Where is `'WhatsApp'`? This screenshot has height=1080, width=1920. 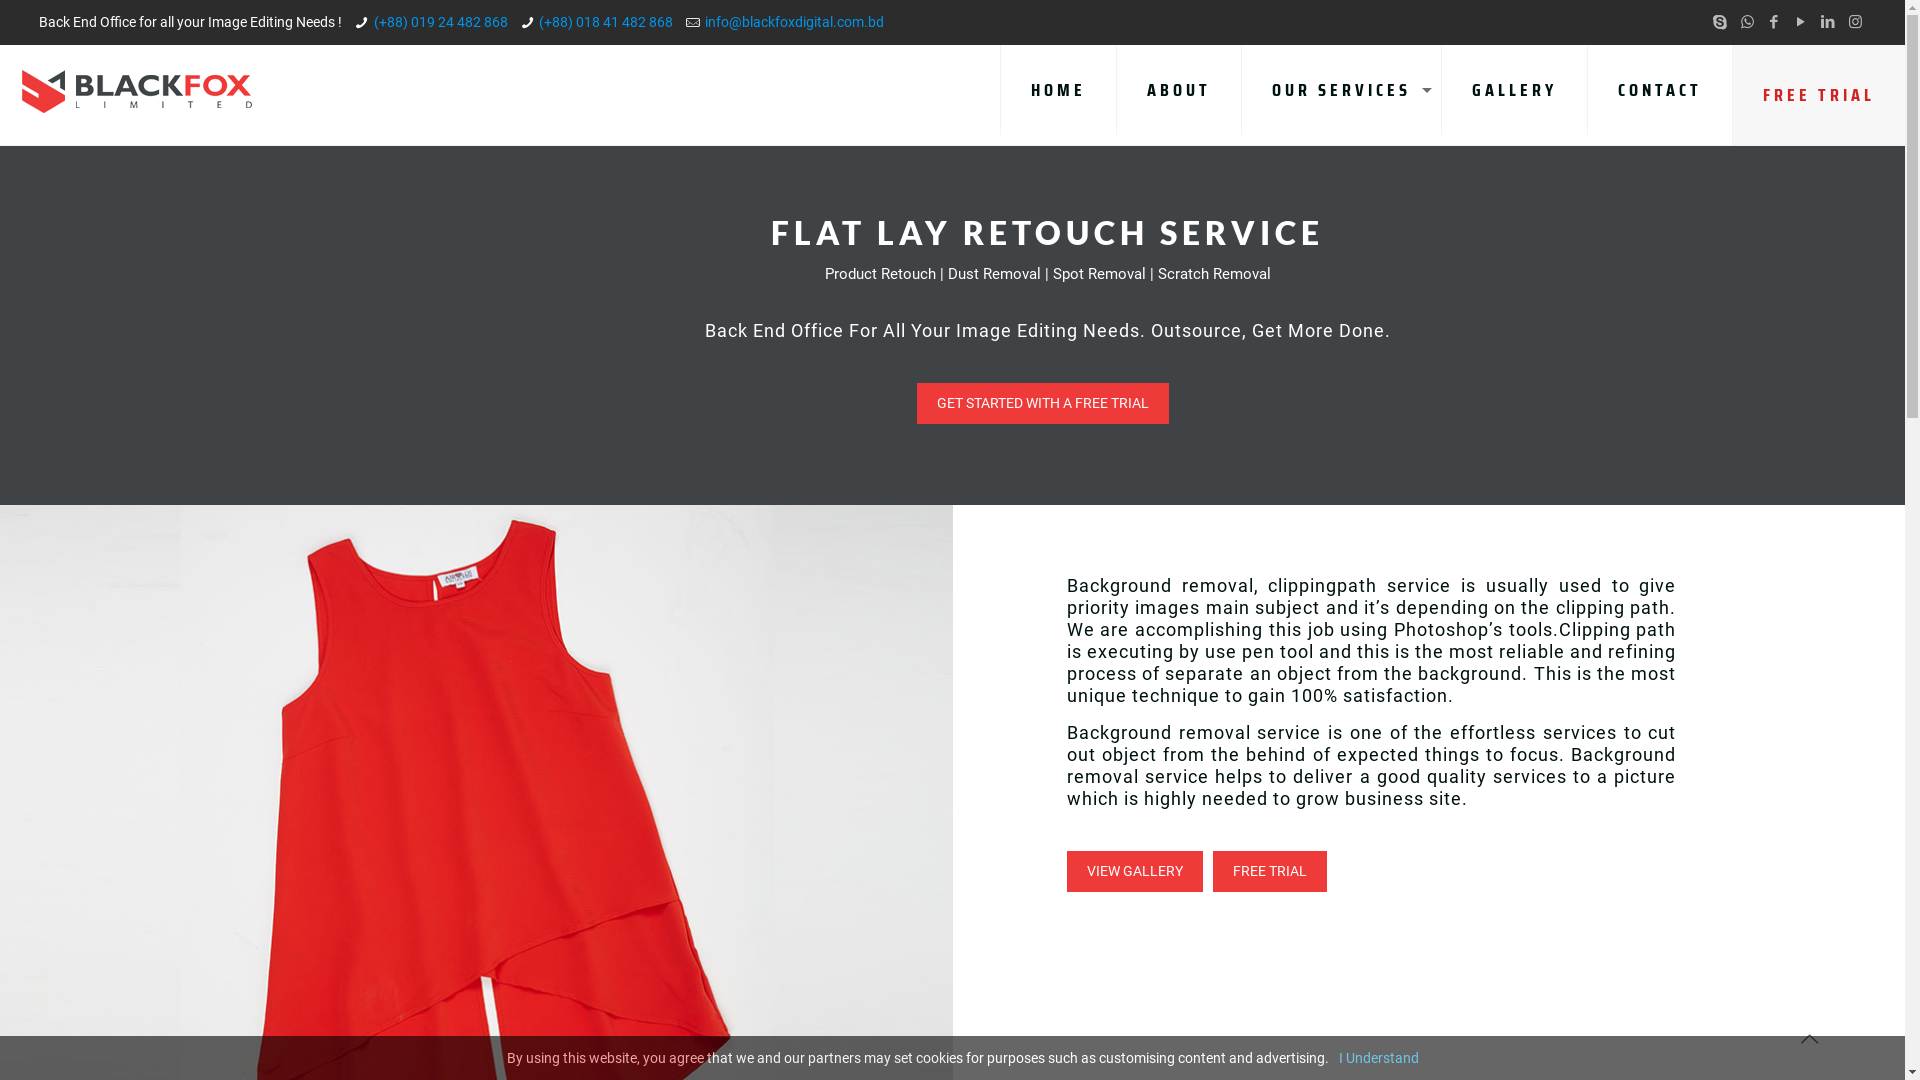 'WhatsApp' is located at coordinates (1746, 22).